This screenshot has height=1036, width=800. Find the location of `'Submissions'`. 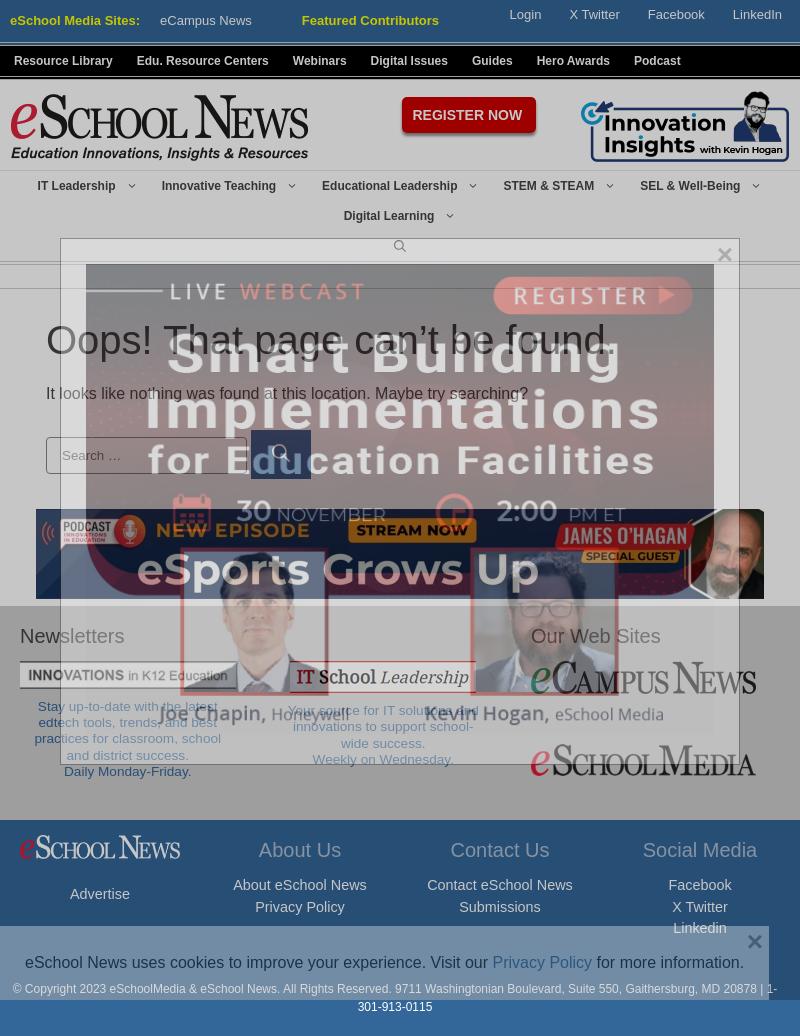

'Submissions' is located at coordinates (499, 905).